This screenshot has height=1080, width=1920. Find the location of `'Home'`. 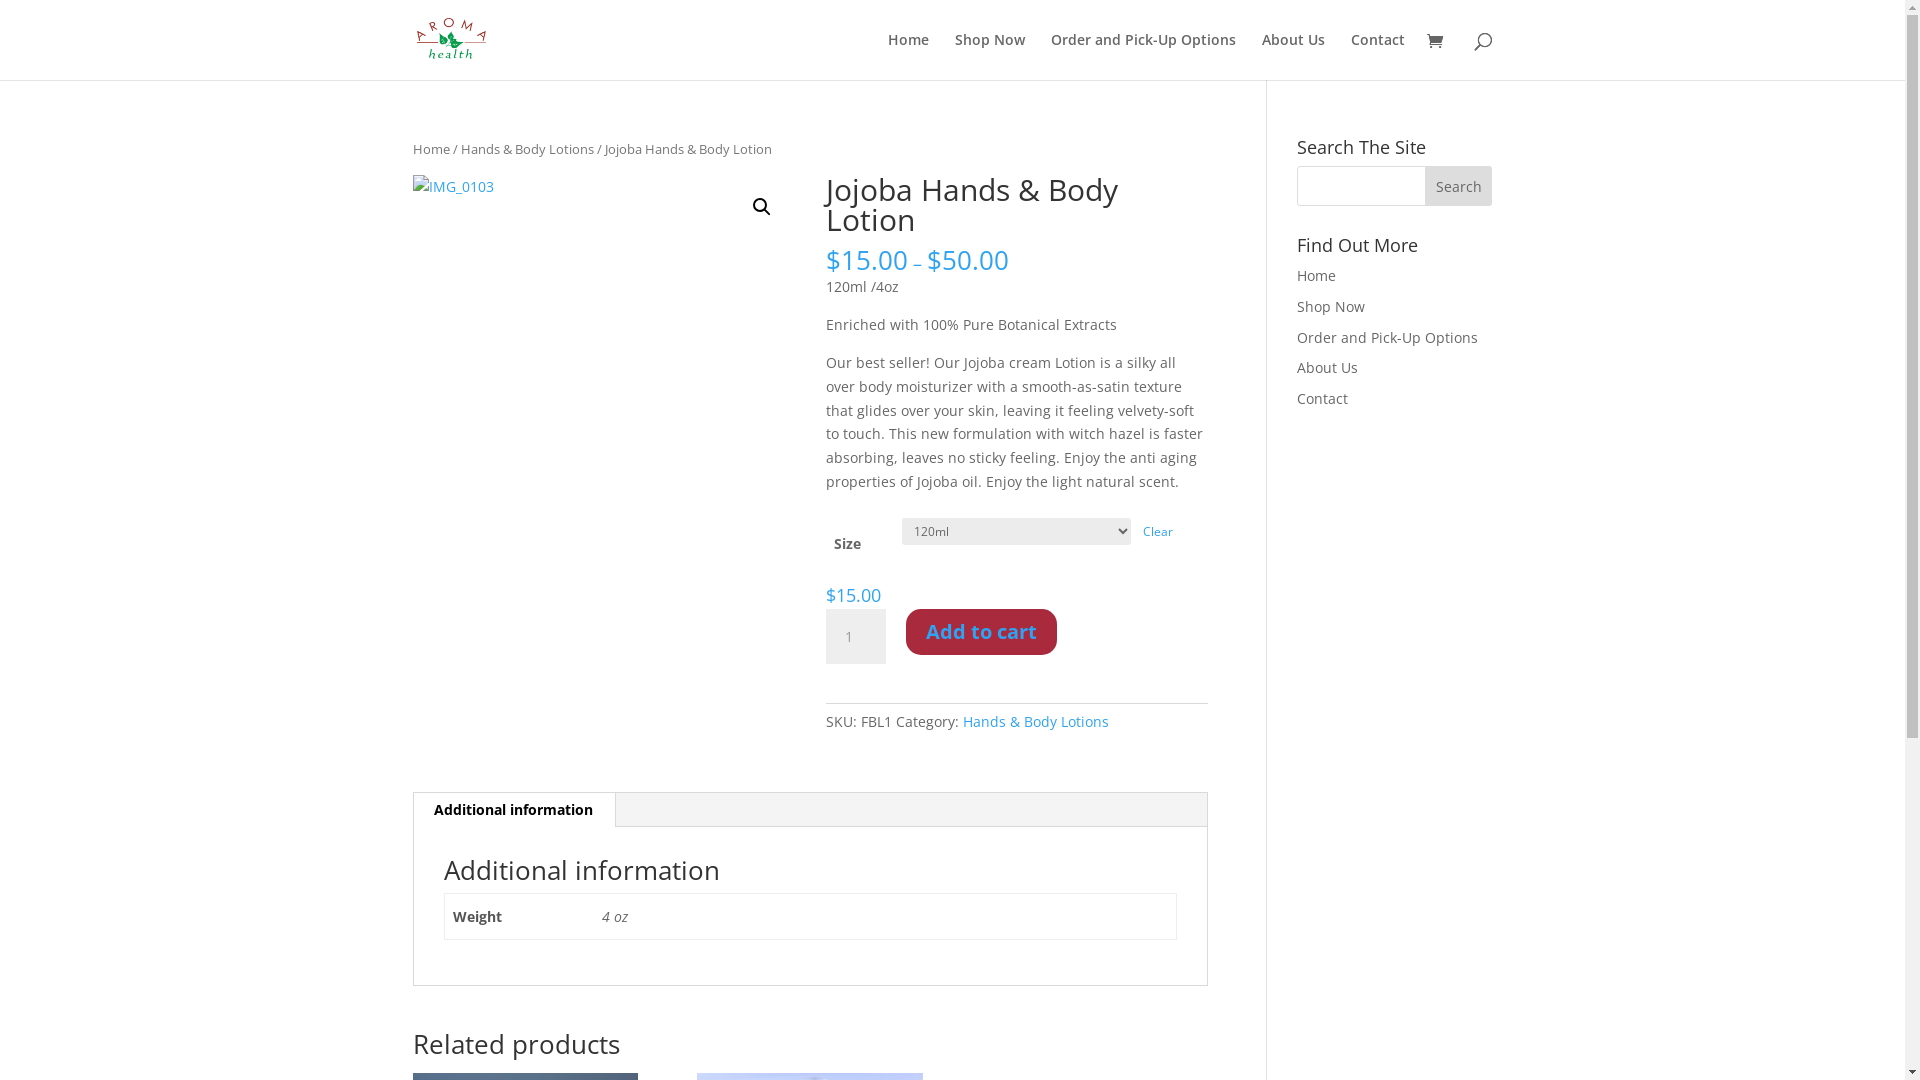

'Home' is located at coordinates (887, 55).